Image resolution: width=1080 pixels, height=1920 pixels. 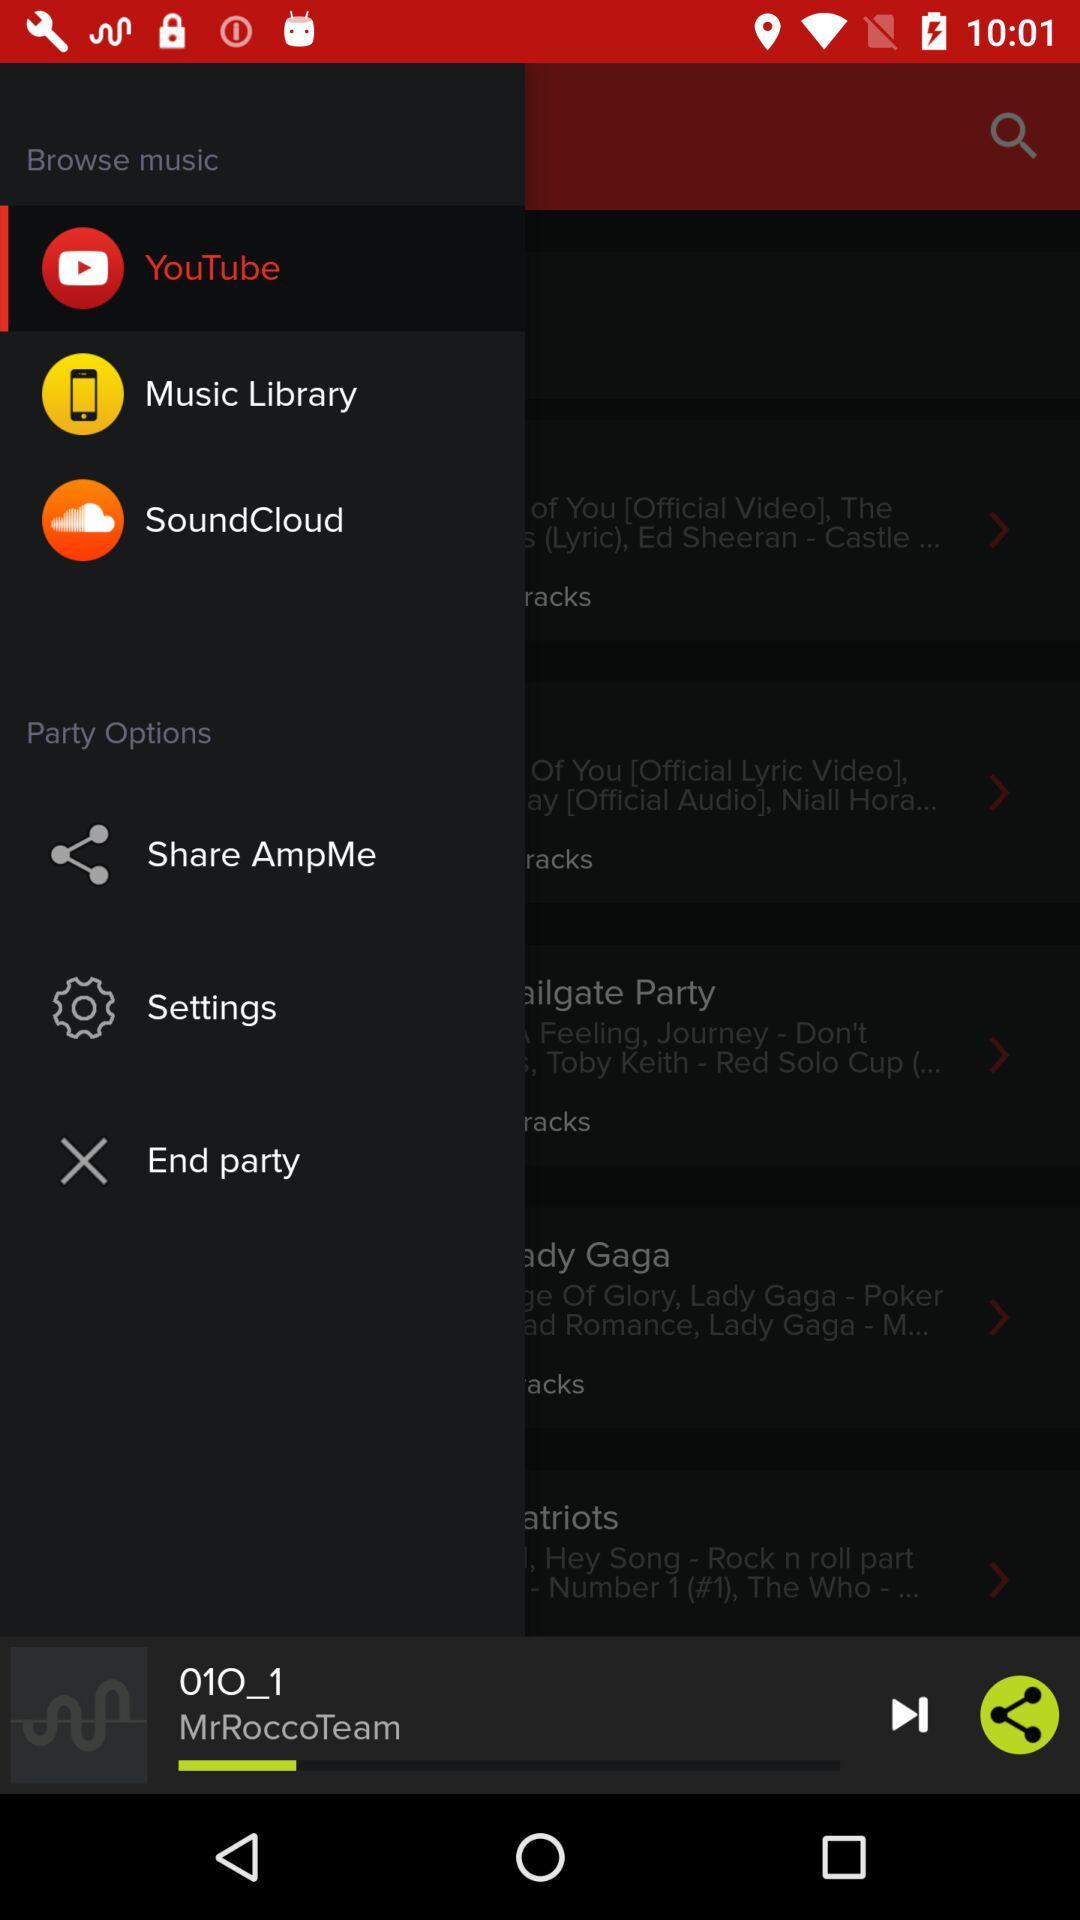 I want to click on the share icon, so click(x=1019, y=1713).